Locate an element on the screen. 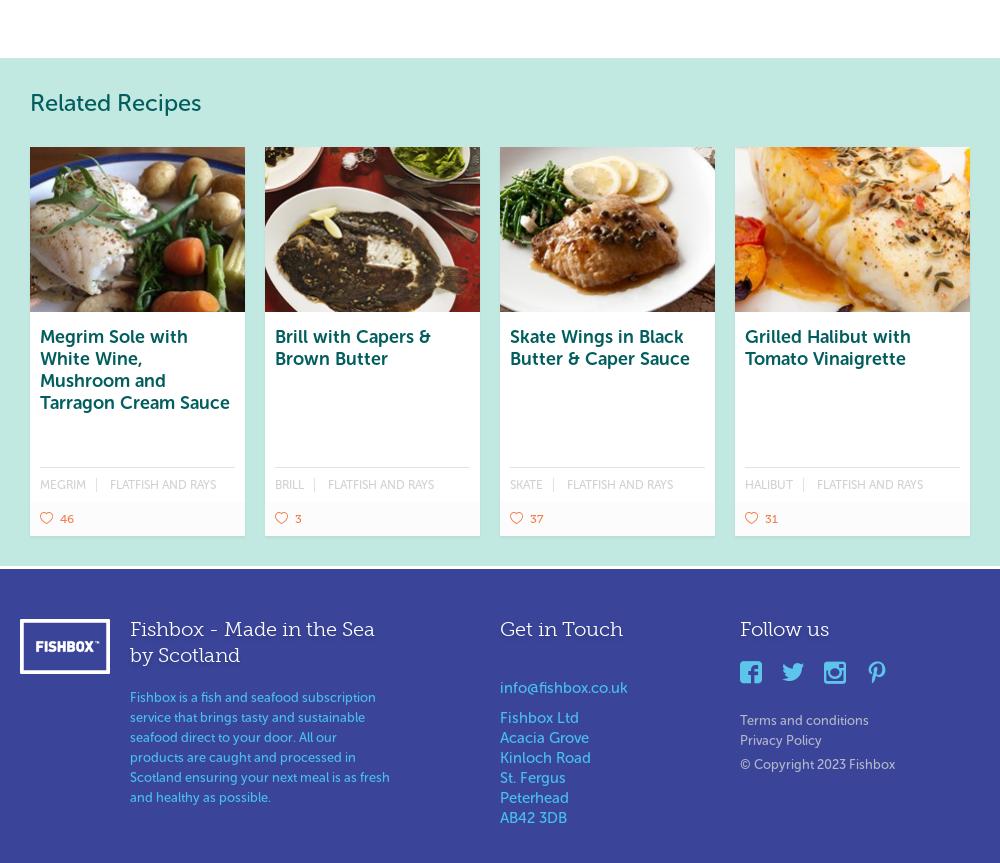 The image size is (1000, 863). '37' is located at coordinates (537, 516).